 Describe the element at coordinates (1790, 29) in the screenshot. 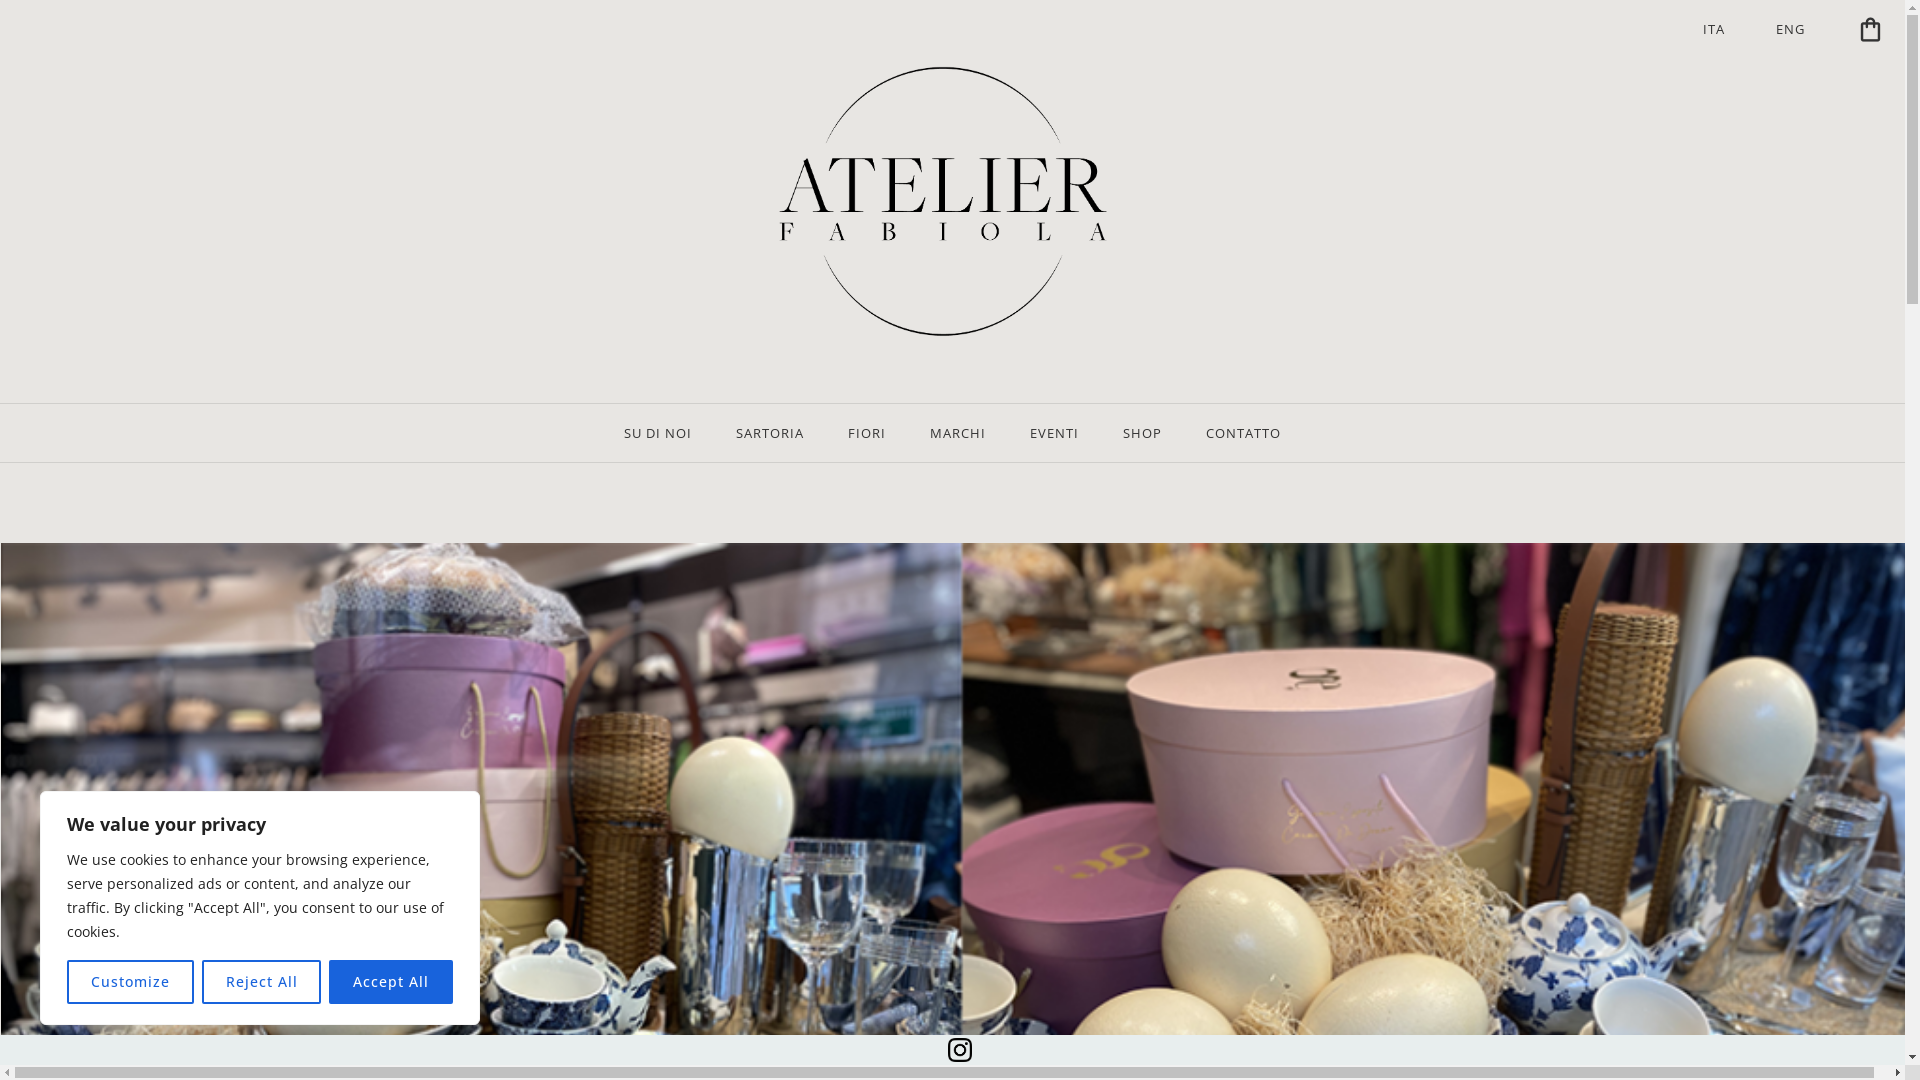

I see `'ENG'` at that location.